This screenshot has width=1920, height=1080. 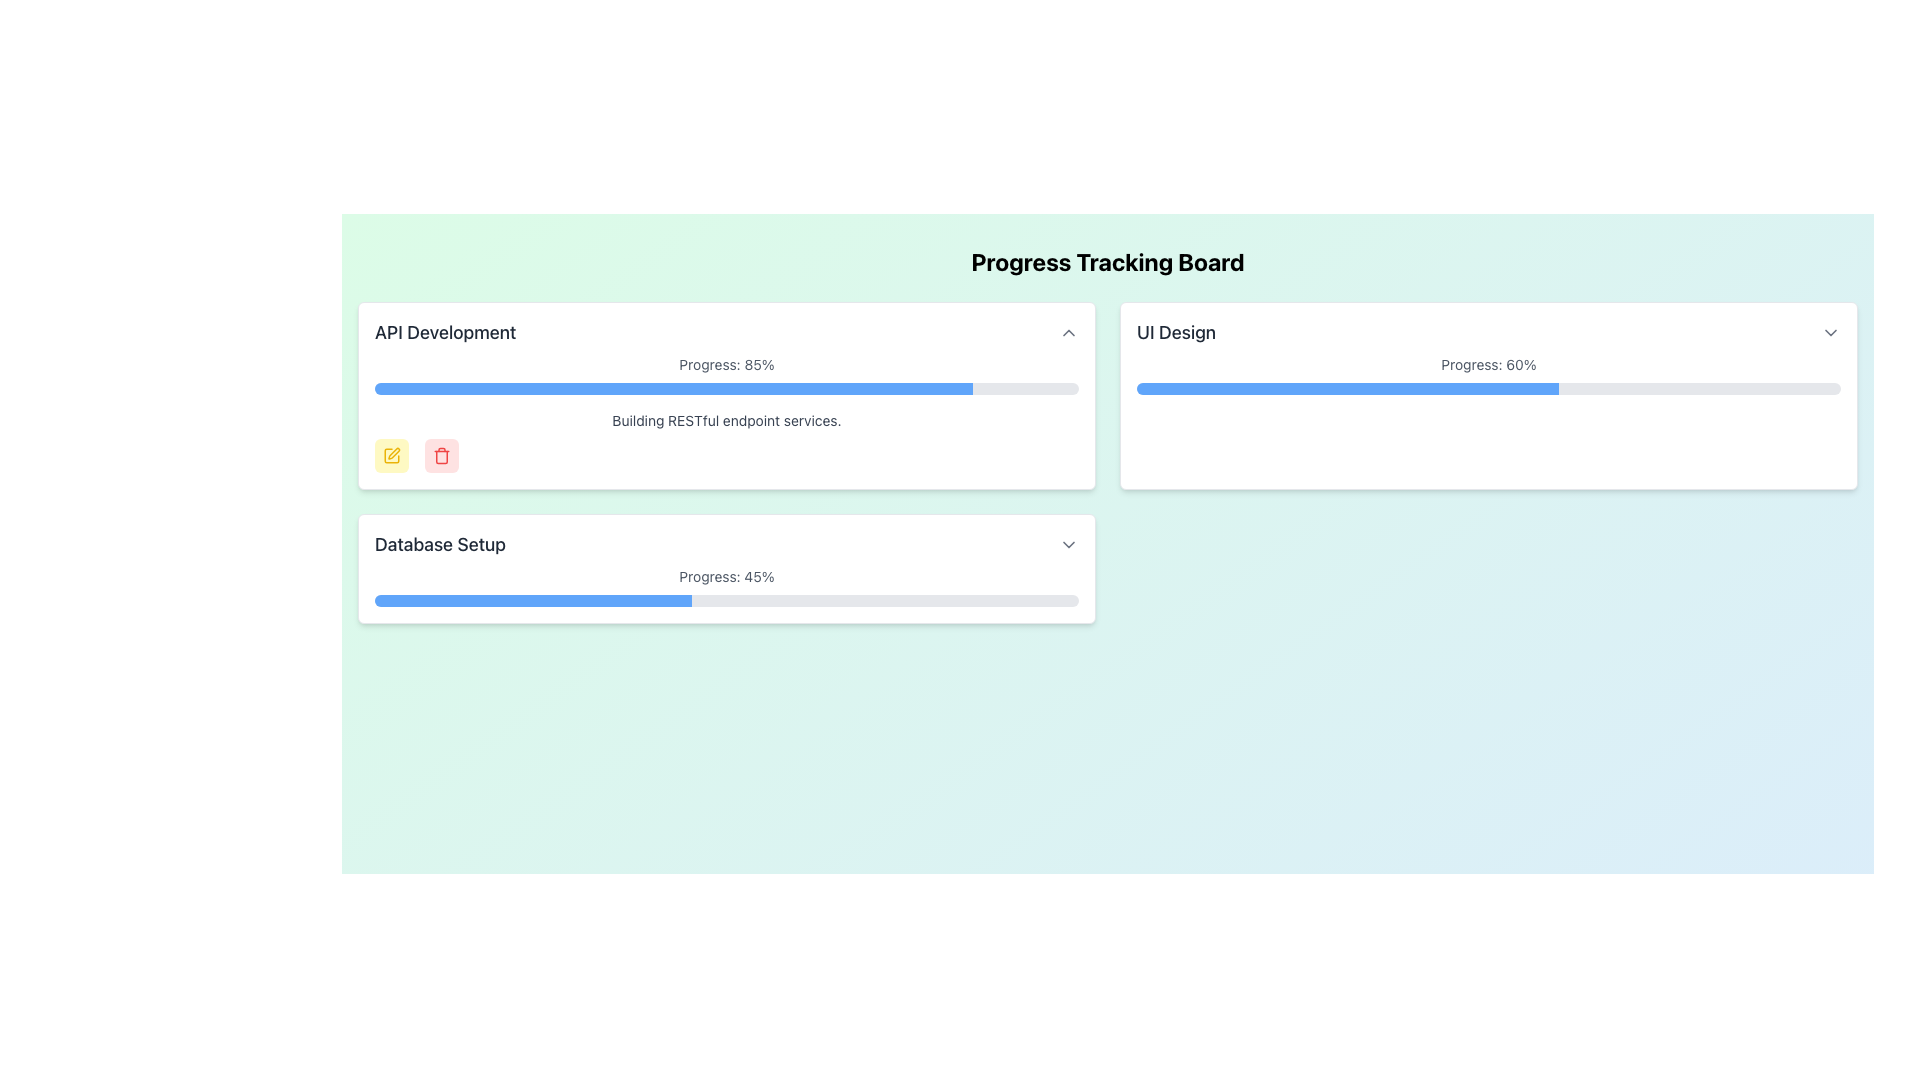 What do you see at coordinates (607, 600) in the screenshot?
I see `the progress bar` at bounding box center [607, 600].